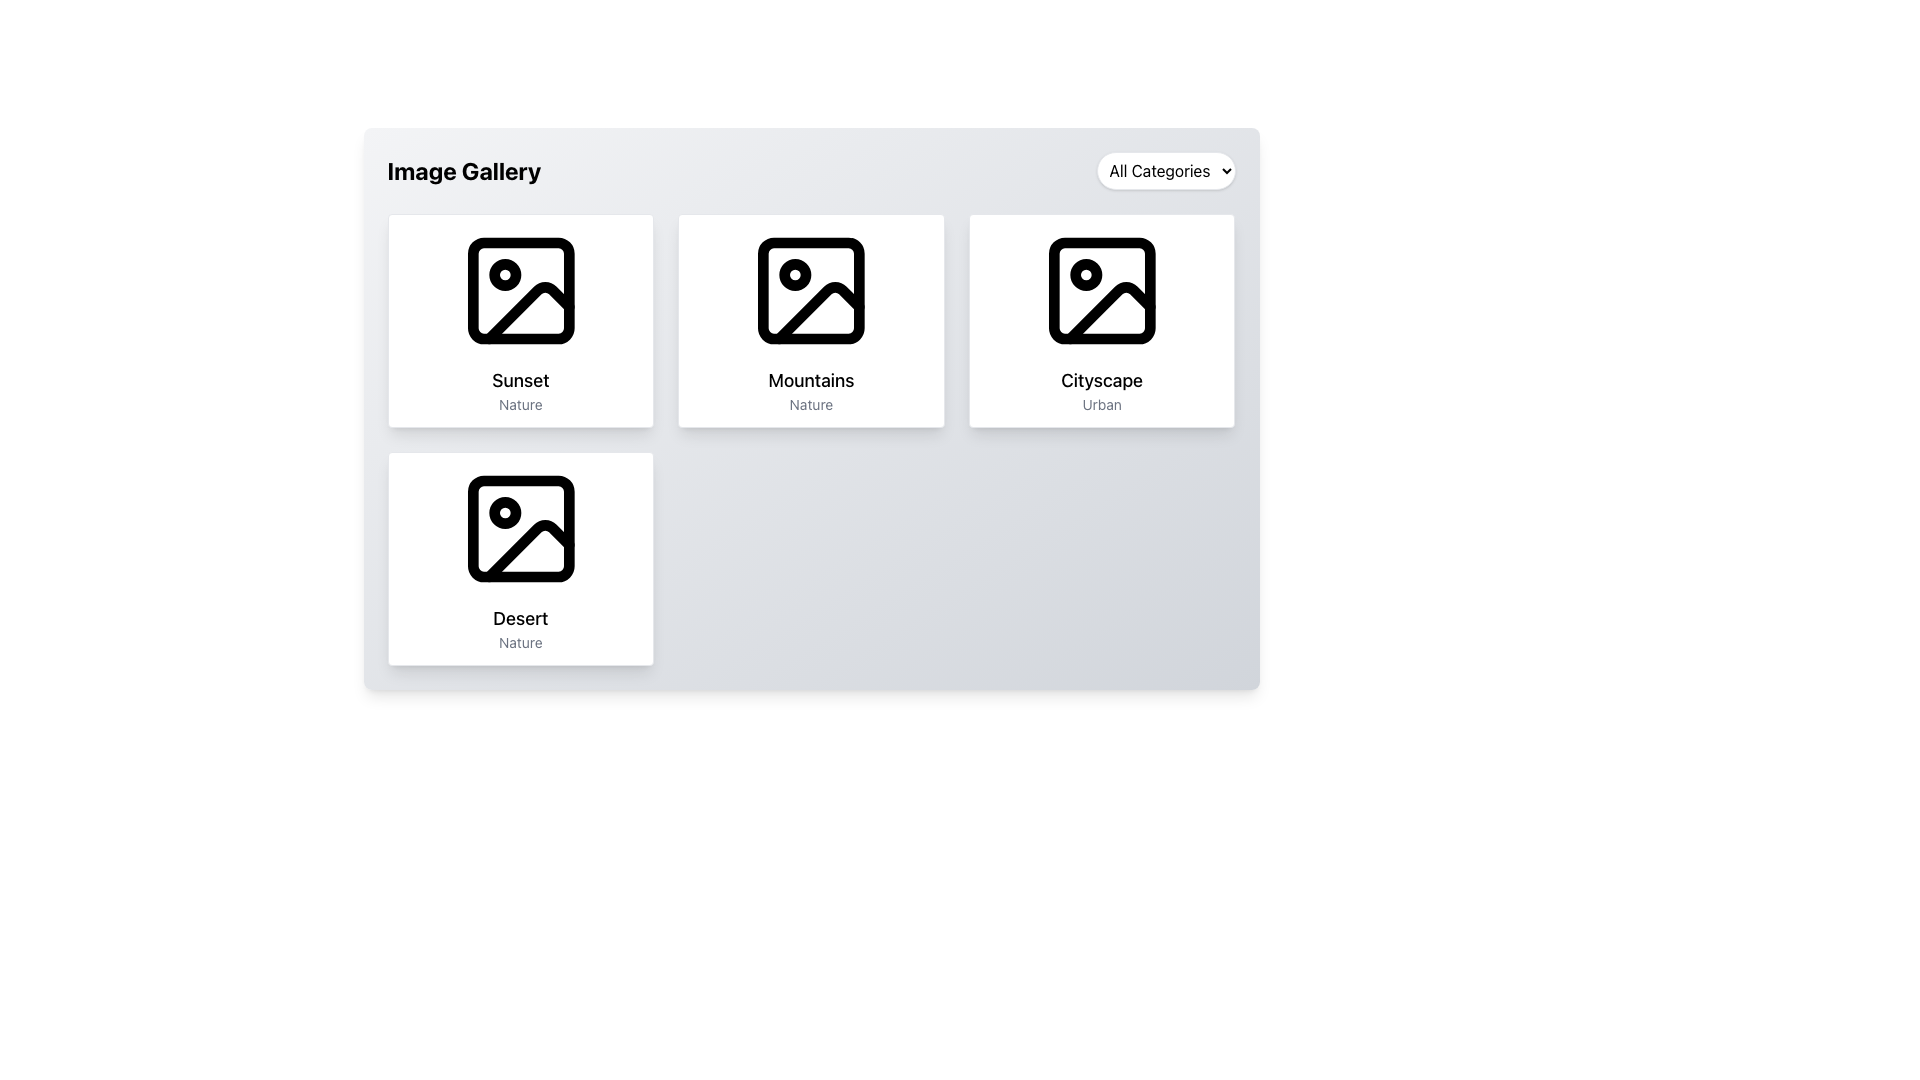 This screenshot has width=1920, height=1080. Describe the element at coordinates (819, 313) in the screenshot. I see `the graphical line segment within the 'Mountains' icon in the SVG representation, positioned diagonally in the second icon of the gallery grid` at that location.